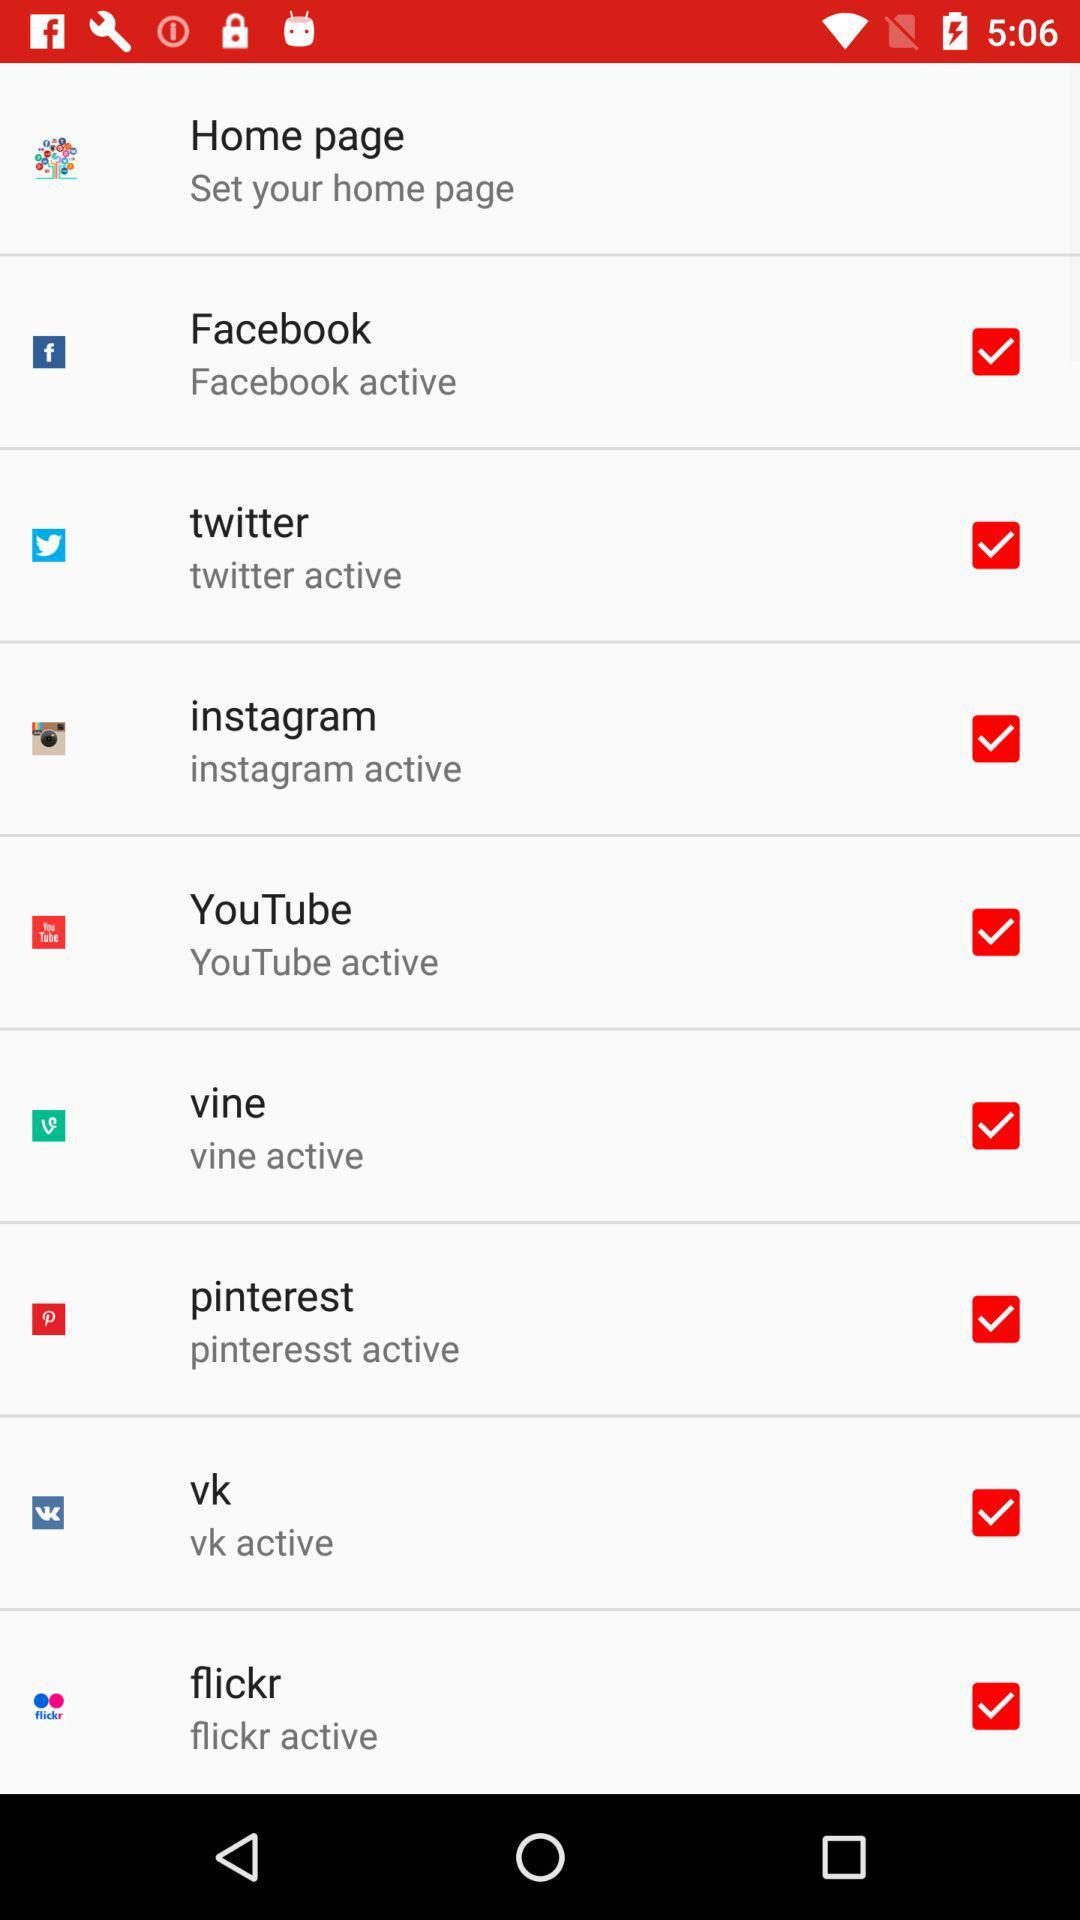 This screenshot has width=1080, height=1920. What do you see at coordinates (271, 1294) in the screenshot?
I see `the pinterest` at bounding box center [271, 1294].